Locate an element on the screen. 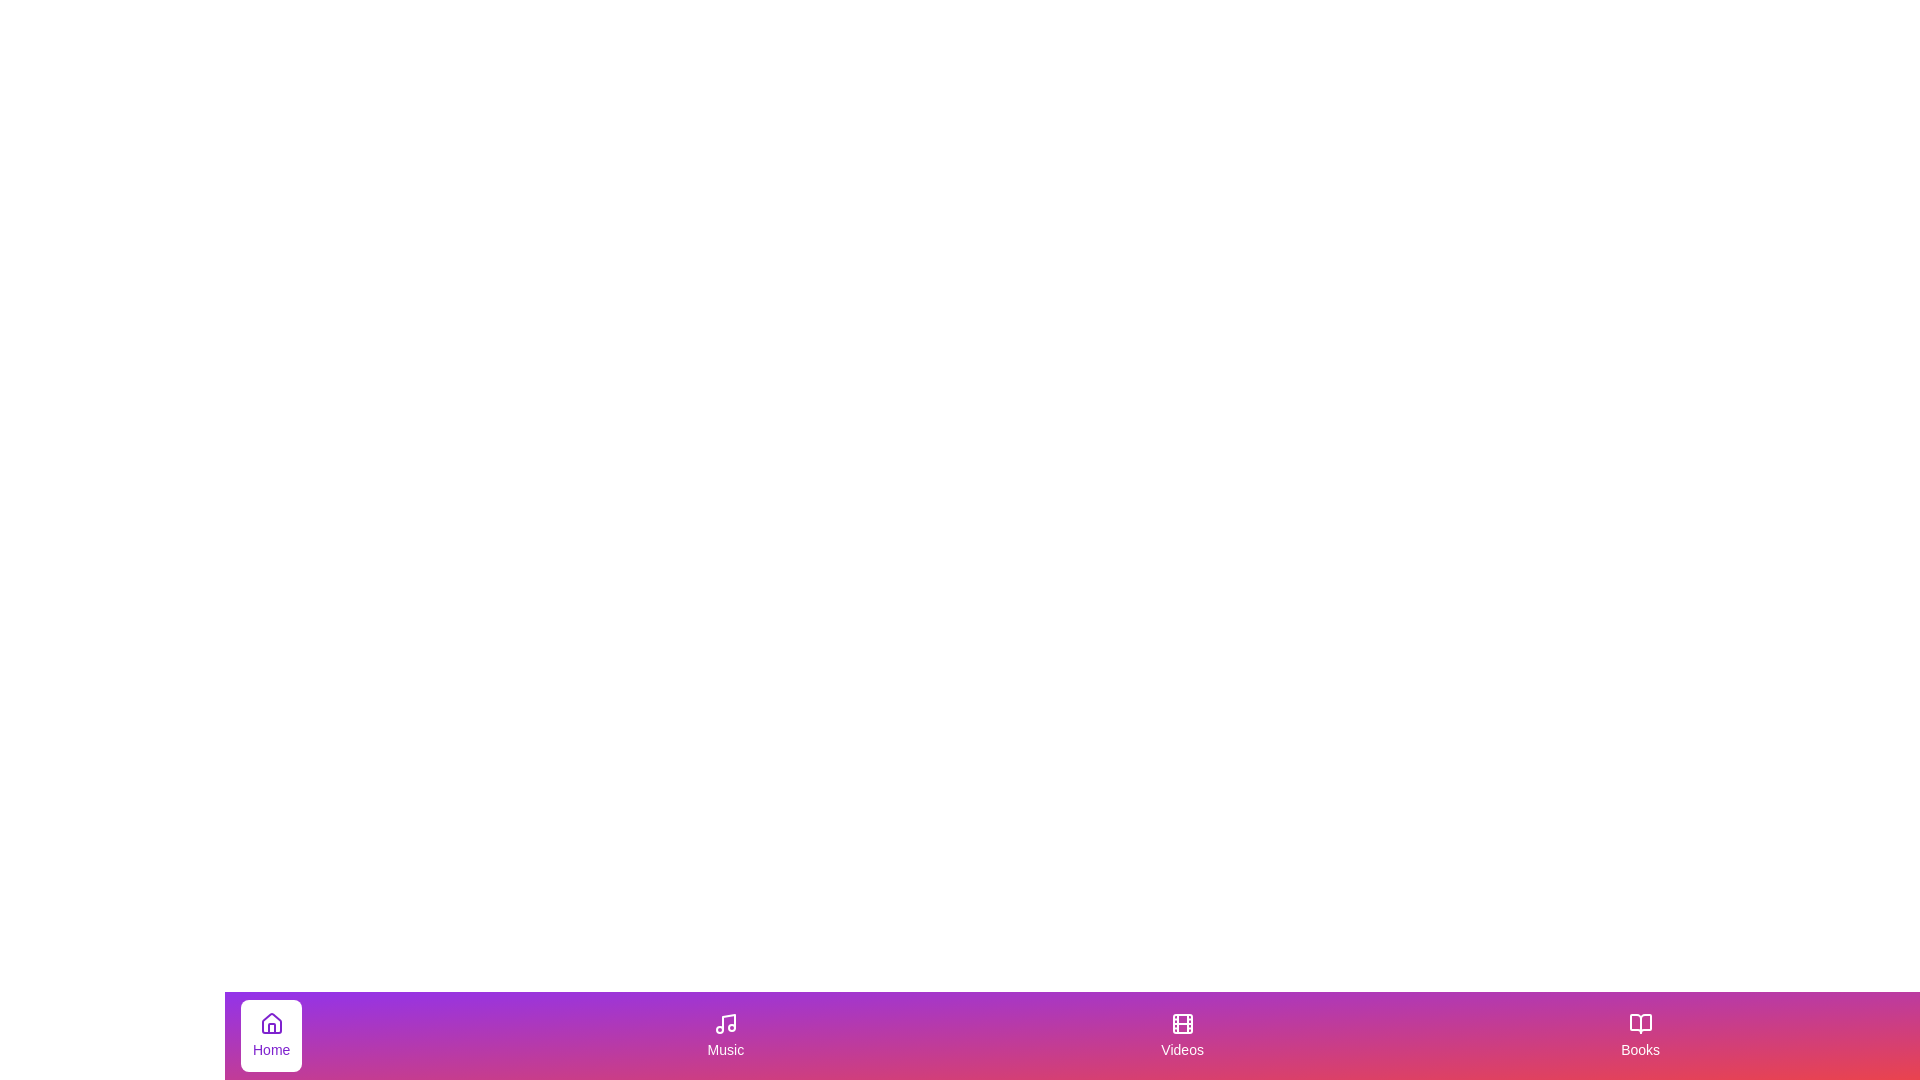 The width and height of the screenshot is (1920, 1080). the Home button to switch to the corresponding tab is located at coordinates (269, 1035).